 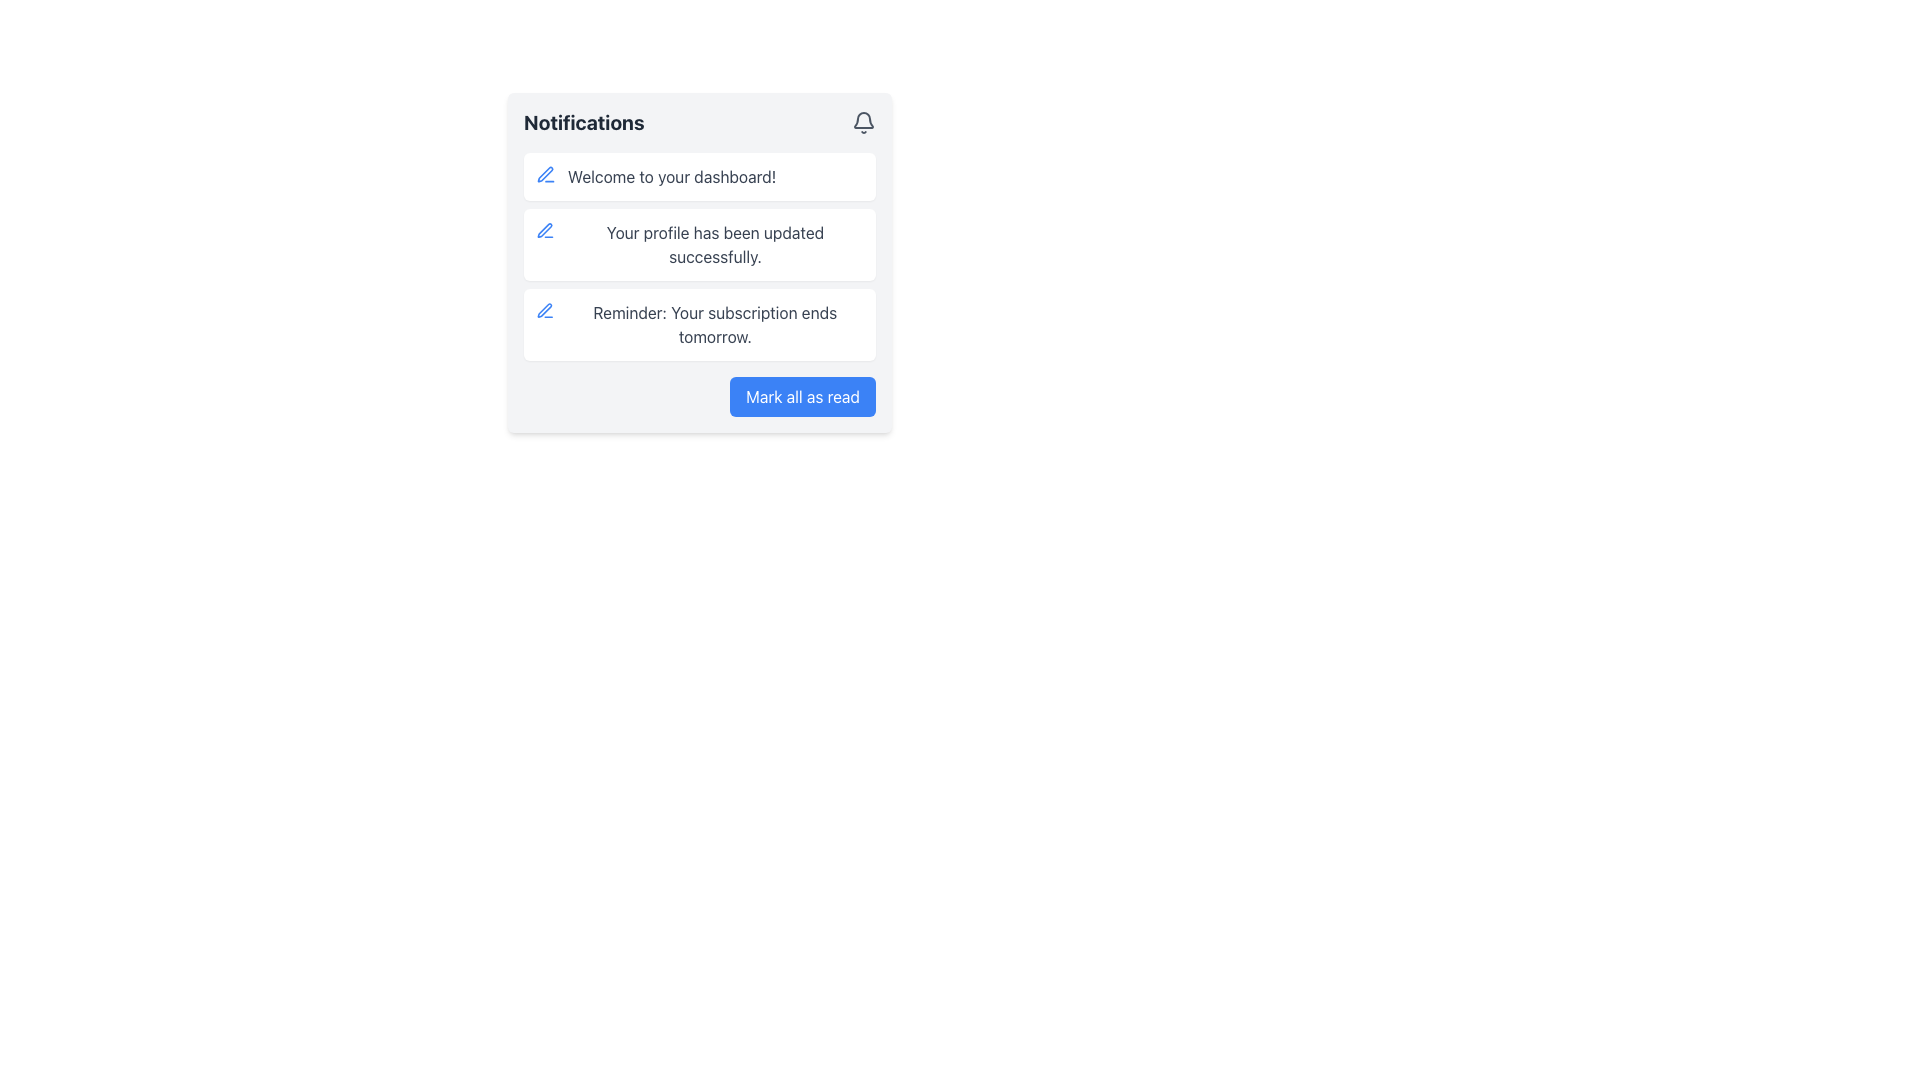 What do you see at coordinates (545, 230) in the screenshot?
I see `the blue pen icon, which is located to the left of the notification text 'Your profile has been updated successfully.'` at bounding box center [545, 230].